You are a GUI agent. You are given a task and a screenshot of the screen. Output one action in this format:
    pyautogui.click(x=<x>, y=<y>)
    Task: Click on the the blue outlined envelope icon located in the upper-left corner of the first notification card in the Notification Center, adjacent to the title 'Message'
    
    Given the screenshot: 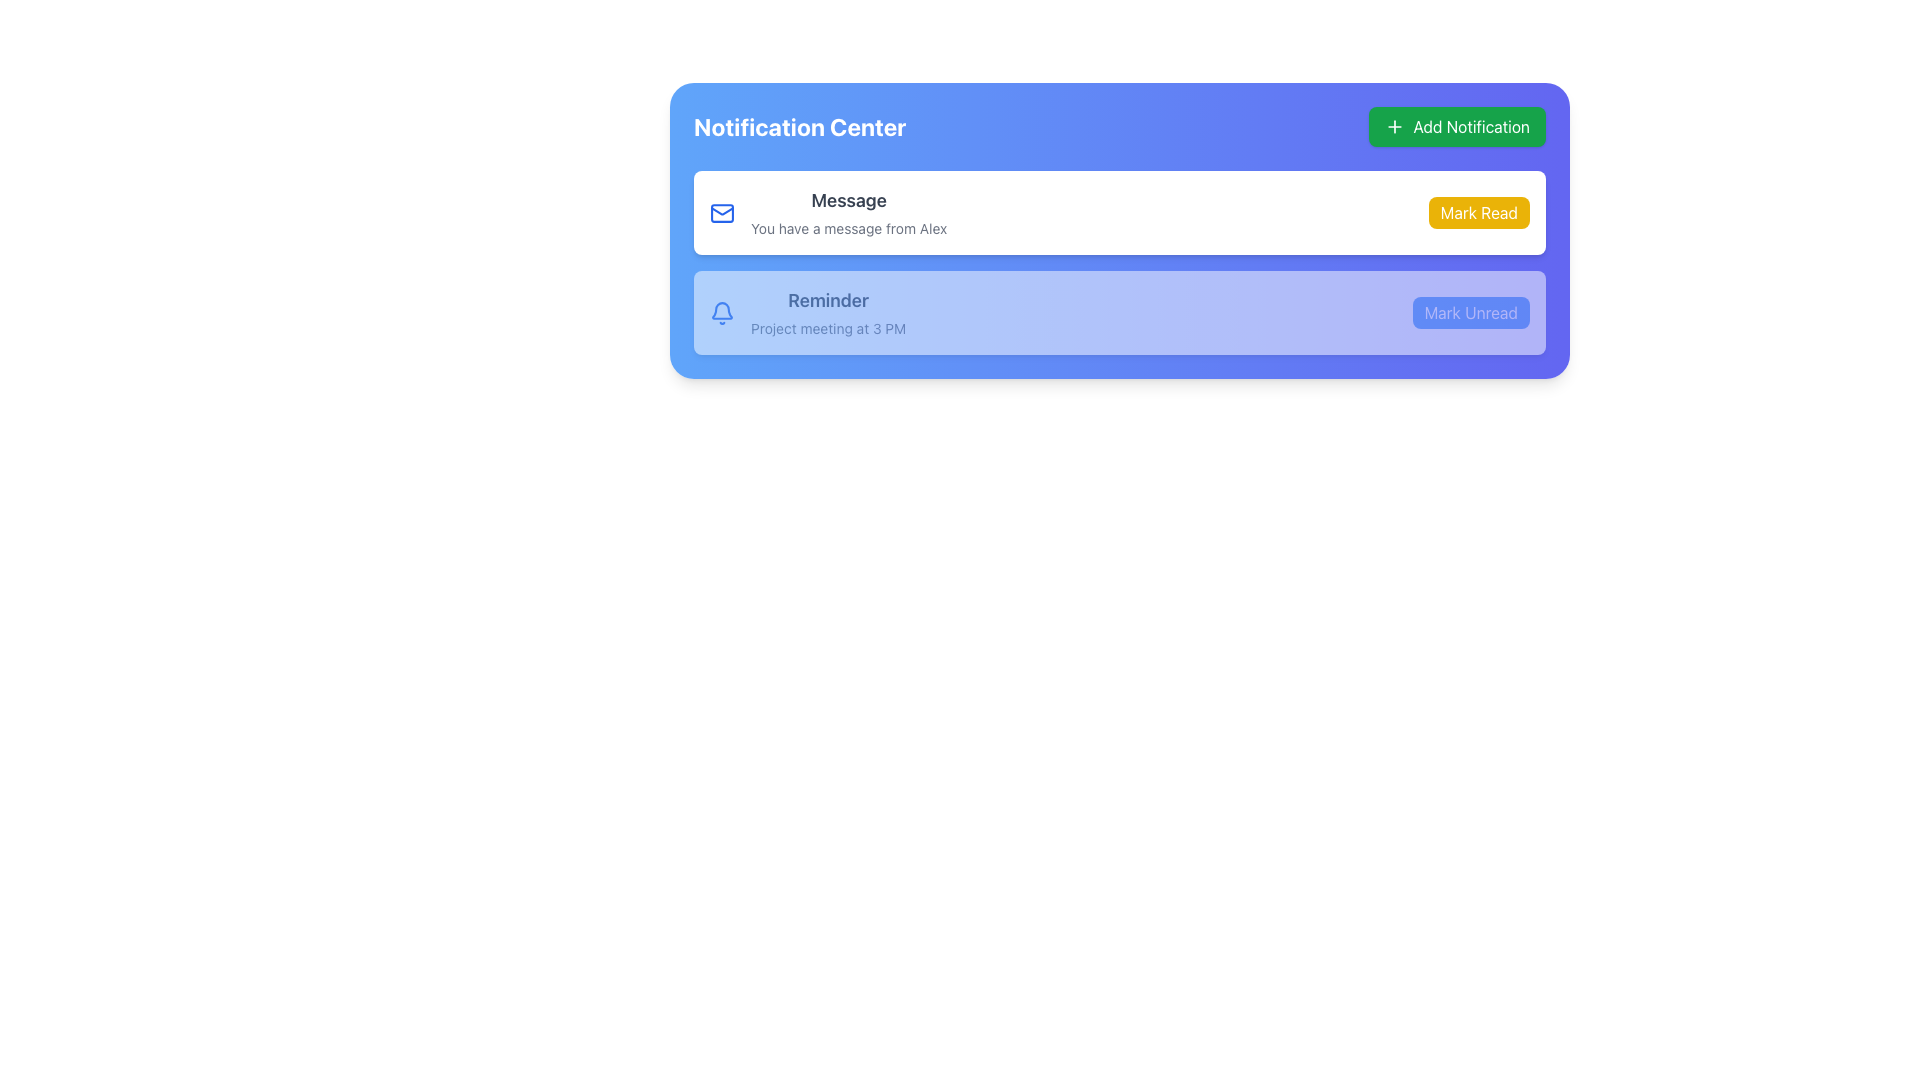 What is the action you would take?
    pyautogui.click(x=721, y=212)
    